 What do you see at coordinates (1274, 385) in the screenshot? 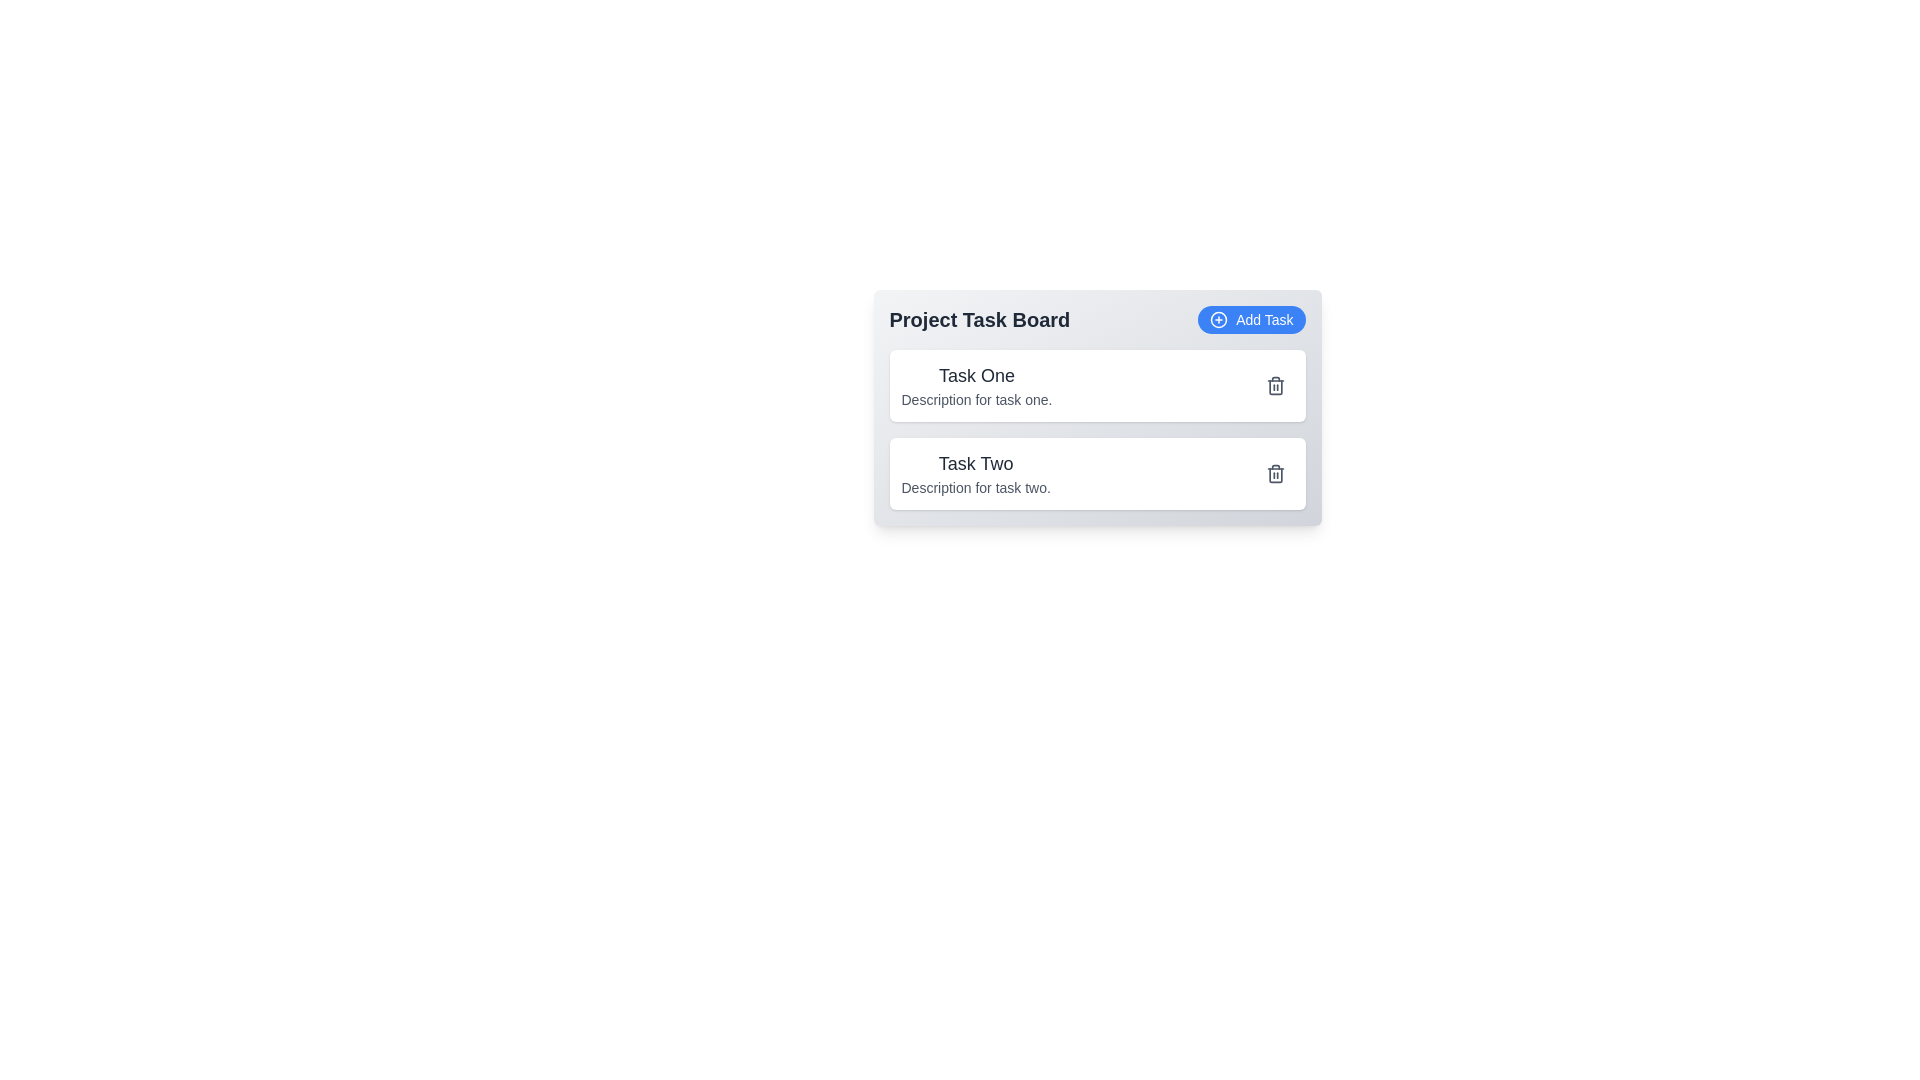
I see `the trash can icon button located in the right section of the 'Task One' box to change its color to red, indicating interactivity` at bounding box center [1274, 385].